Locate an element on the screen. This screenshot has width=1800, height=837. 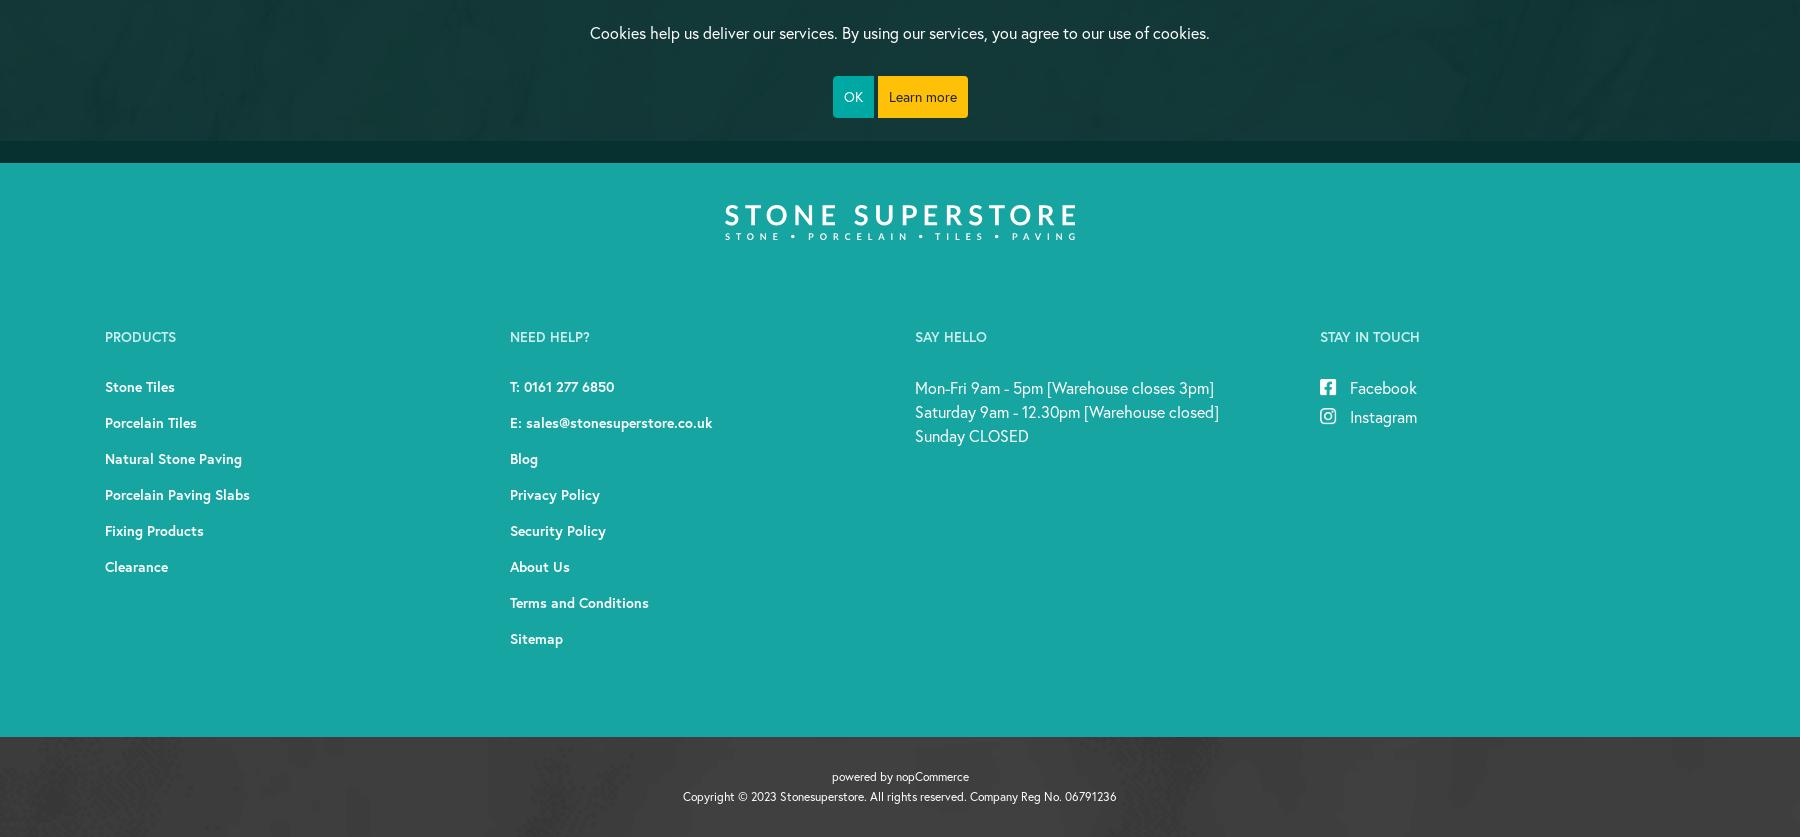
'Saturday 9am - 12.30pm [Warehouse closed]' is located at coordinates (1067, 410).